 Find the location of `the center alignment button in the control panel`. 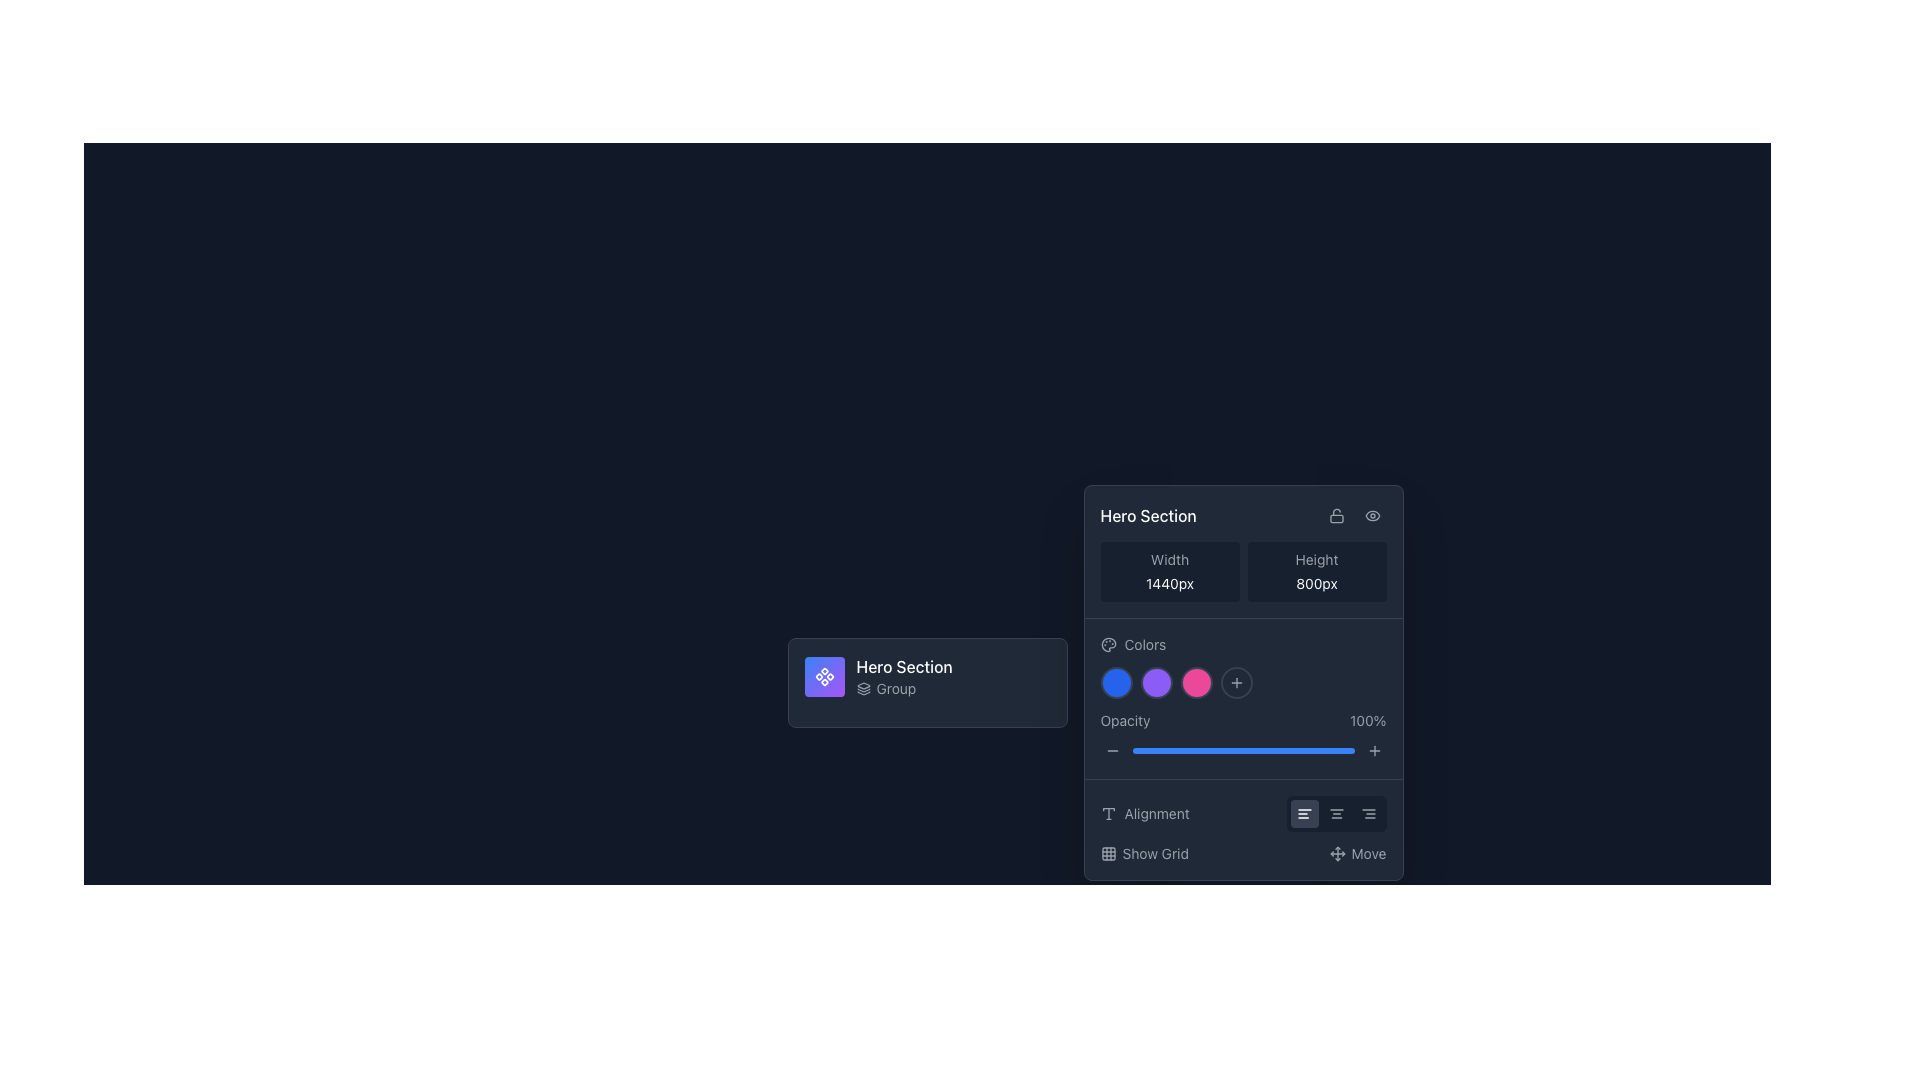

the center alignment button in the control panel is located at coordinates (1336, 813).